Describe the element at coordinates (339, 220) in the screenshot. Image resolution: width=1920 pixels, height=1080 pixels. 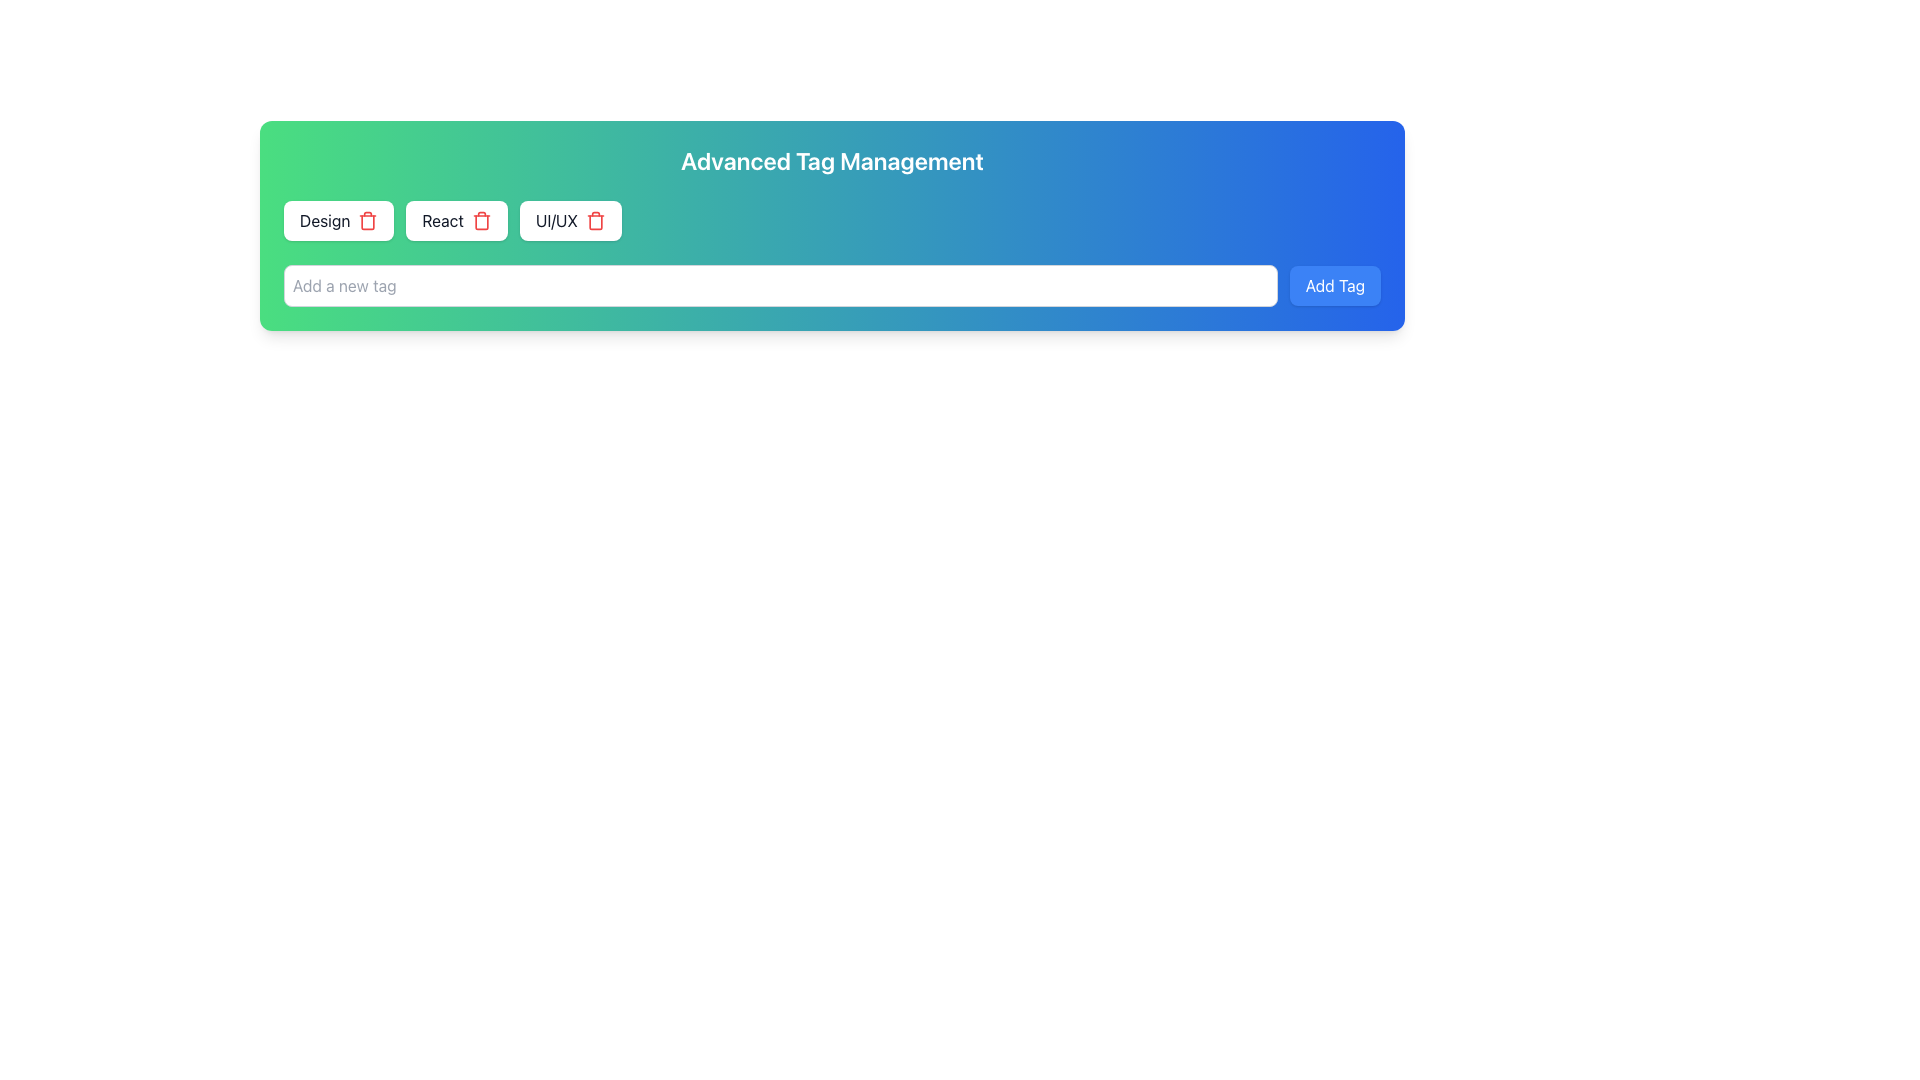
I see `the first button labeled 'Design' with a delete icon` at that location.